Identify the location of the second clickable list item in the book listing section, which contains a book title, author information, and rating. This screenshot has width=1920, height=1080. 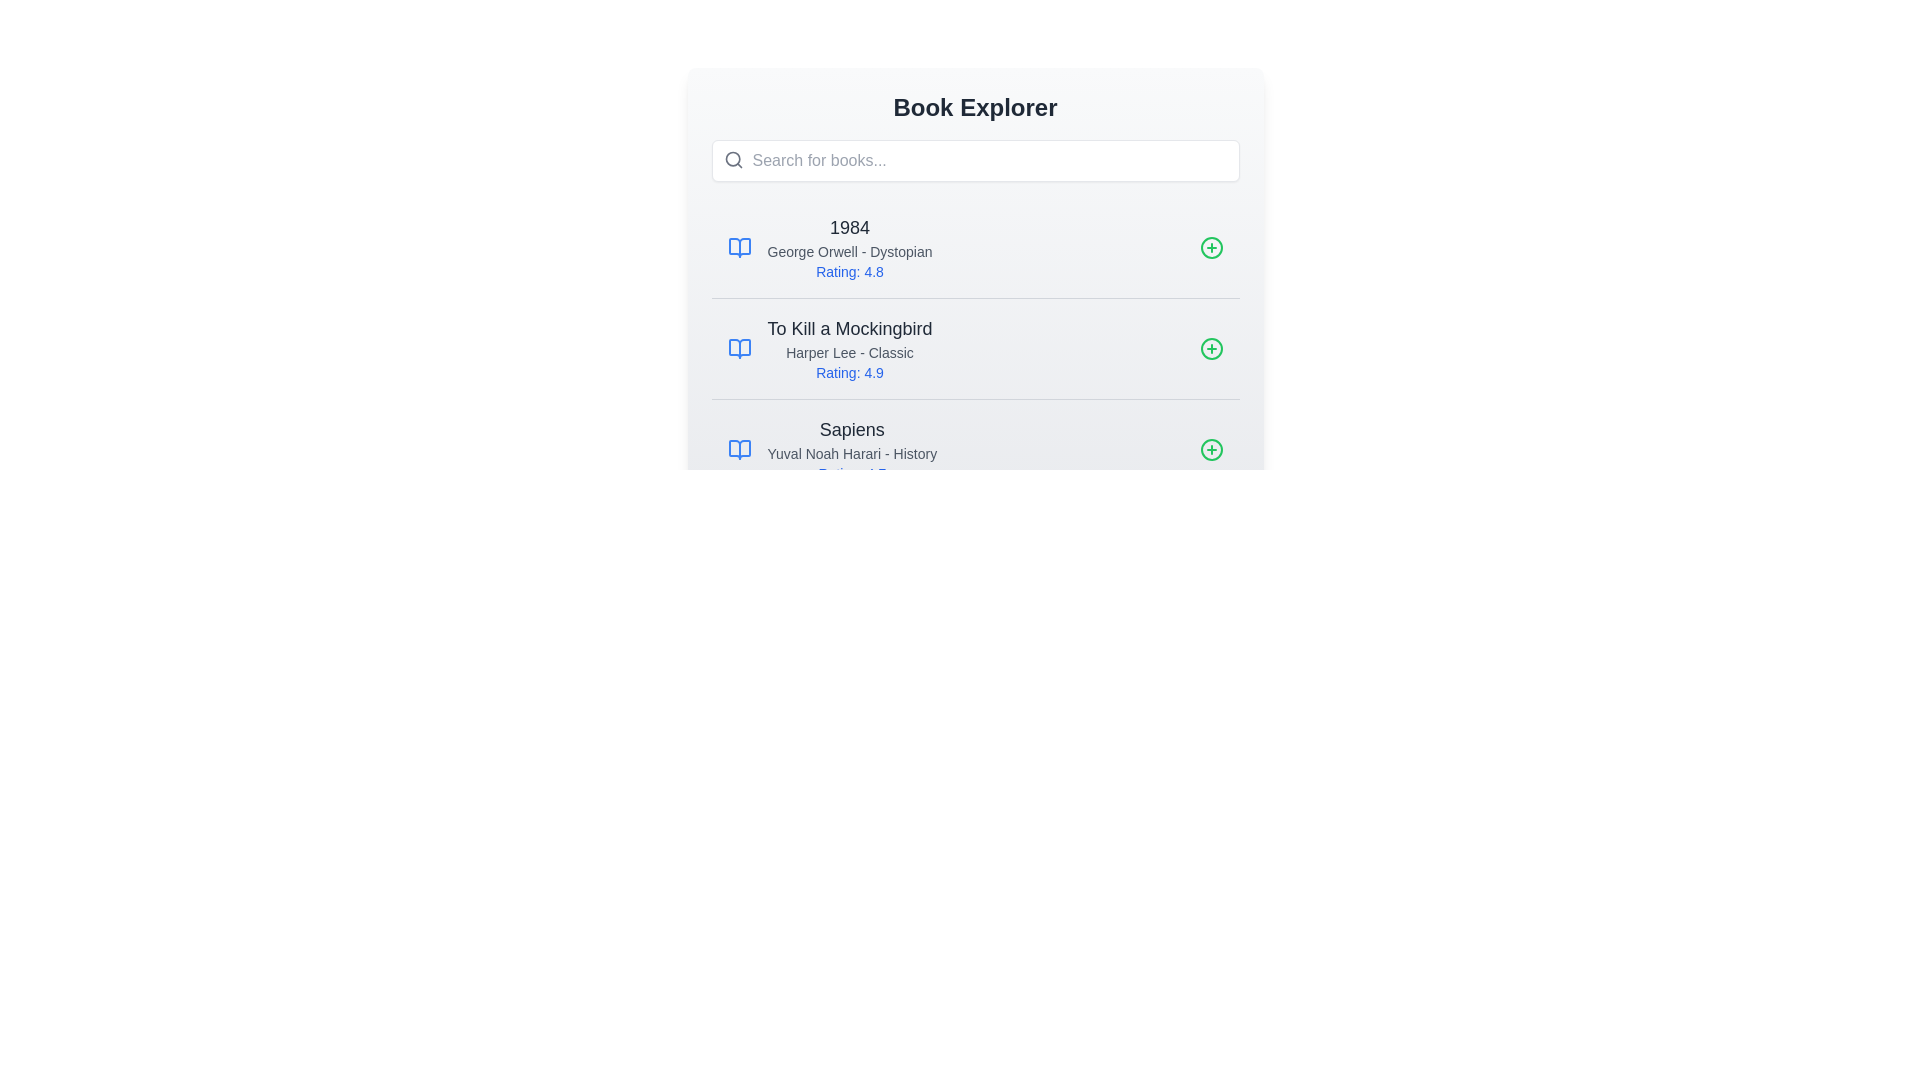
(975, 347).